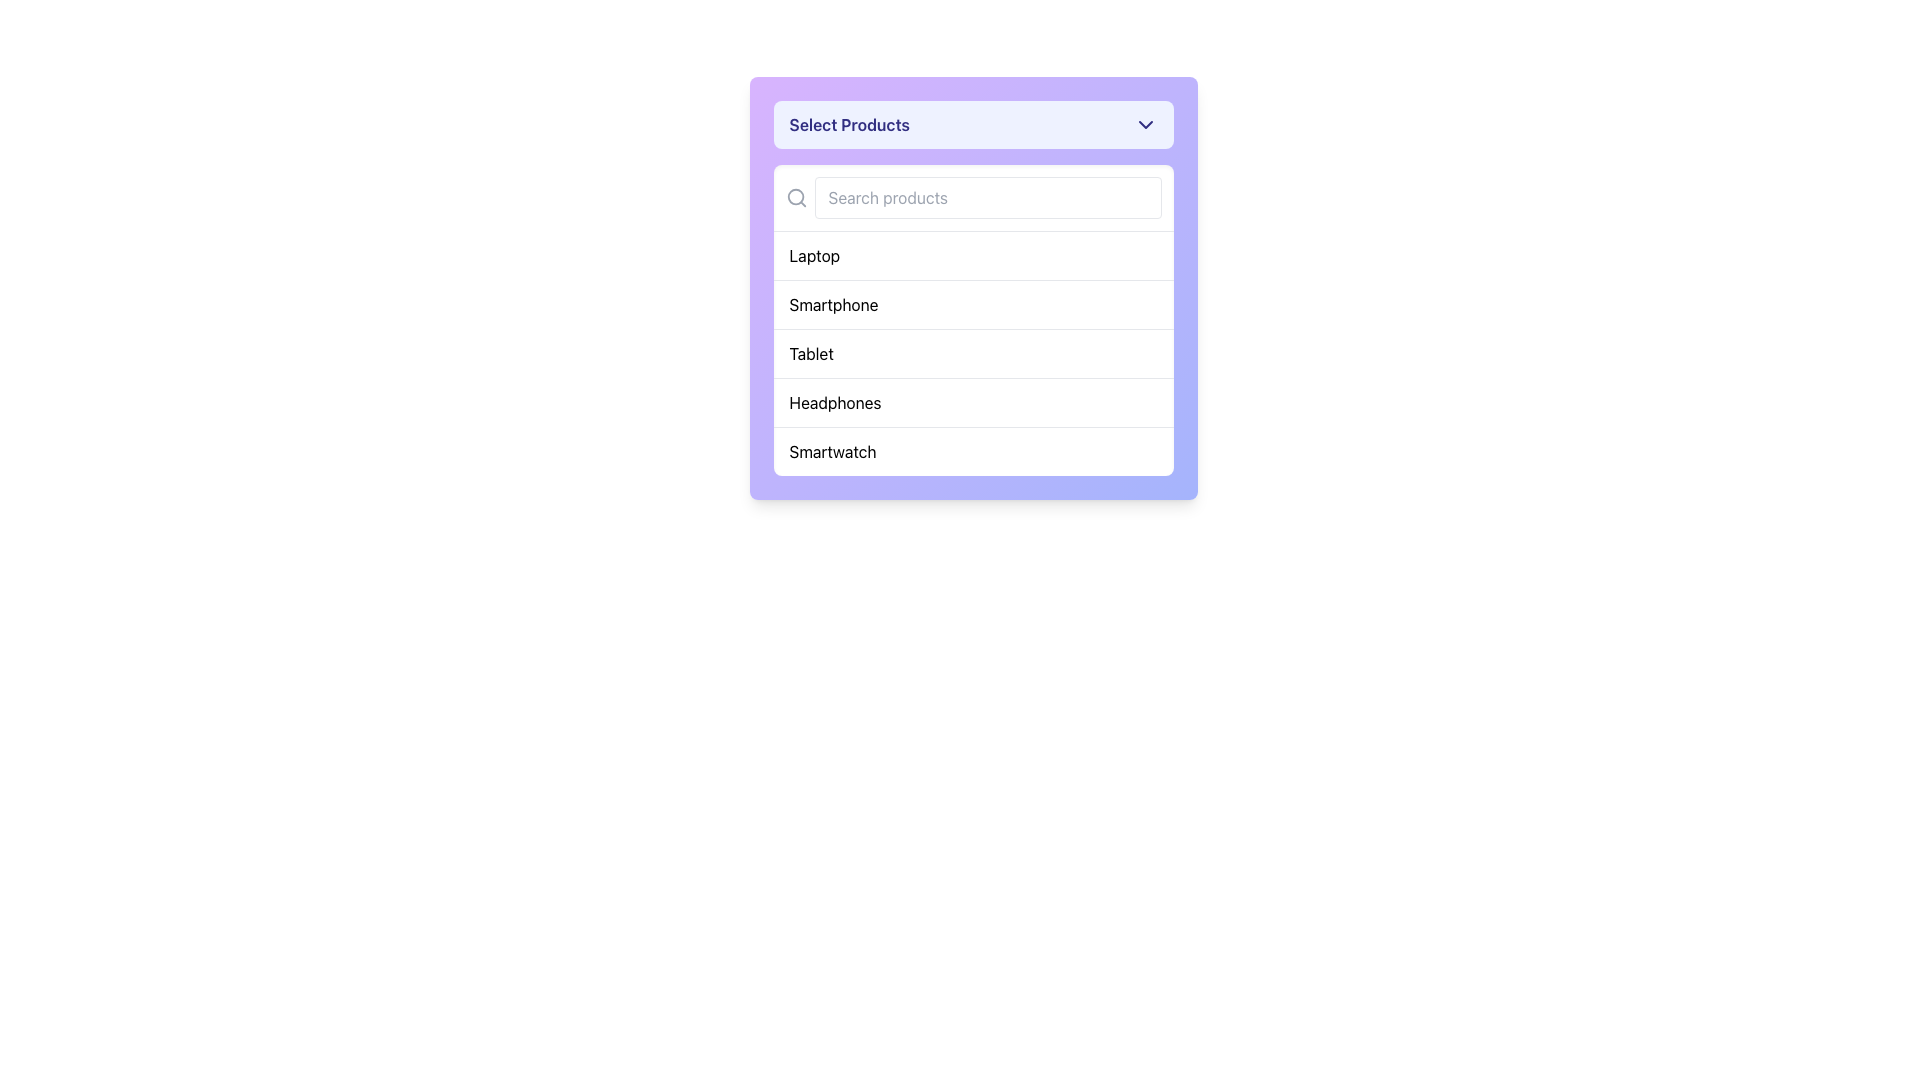 The height and width of the screenshot is (1080, 1920). What do you see at coordinates (811, 353) in the screenshot?
I see `the 'Tablet' option in the dropdown menu` at bounding box center [811, 353].